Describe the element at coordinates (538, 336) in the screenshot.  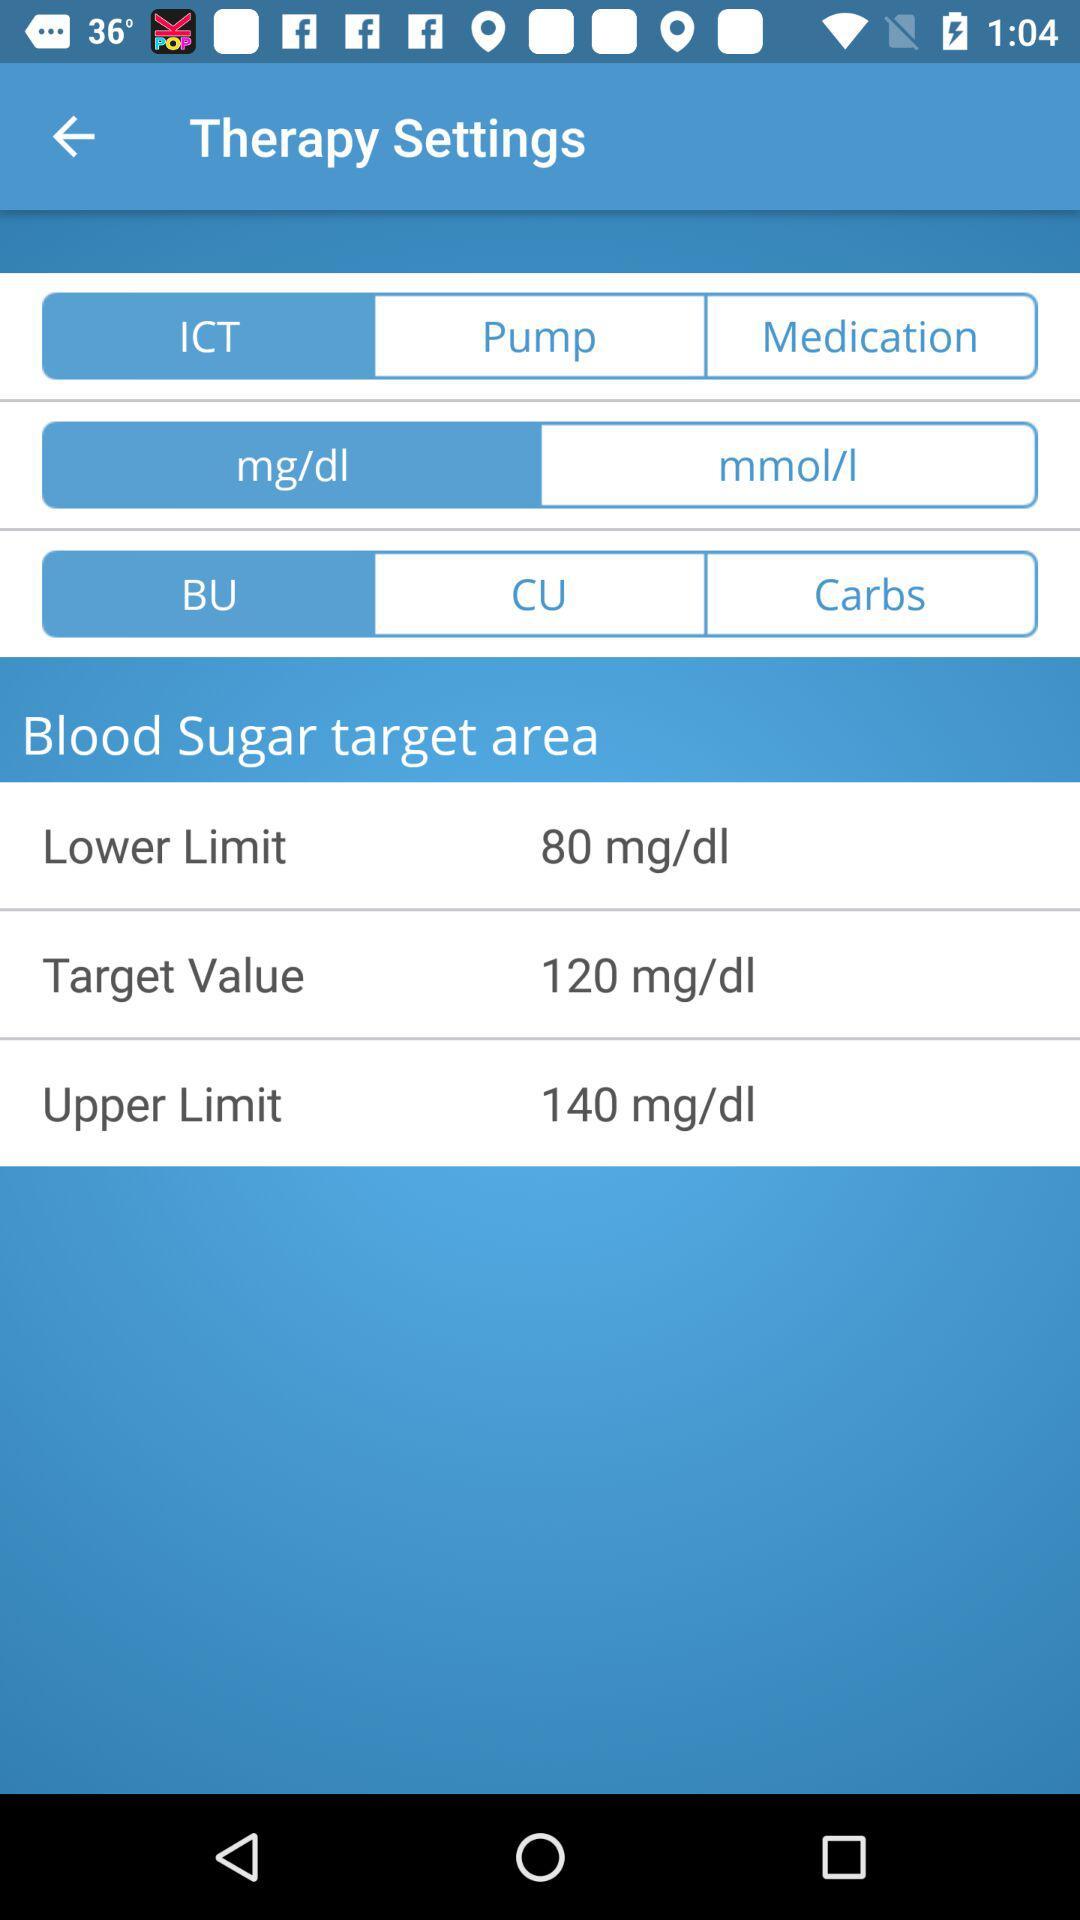
I see `the pump item` at that location.